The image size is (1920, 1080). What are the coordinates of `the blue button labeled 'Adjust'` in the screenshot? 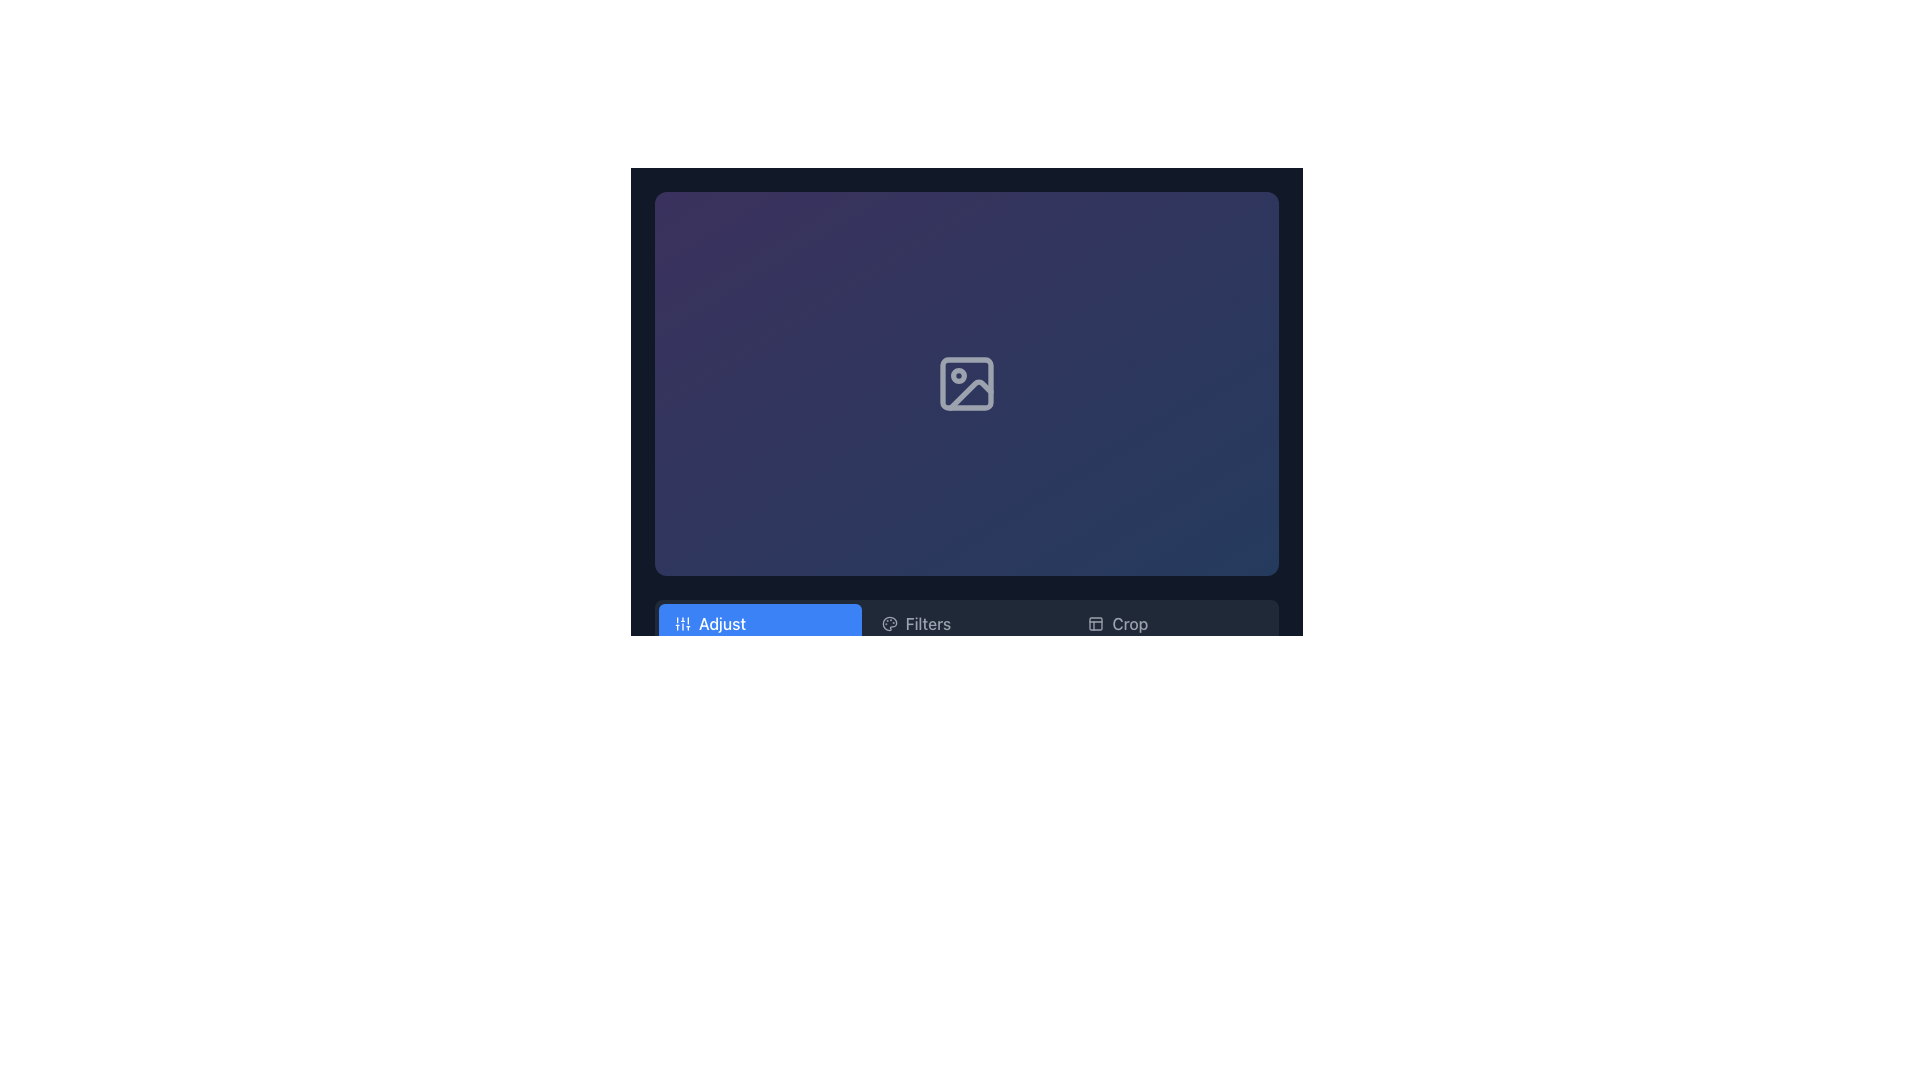 It's located at (759, 623).